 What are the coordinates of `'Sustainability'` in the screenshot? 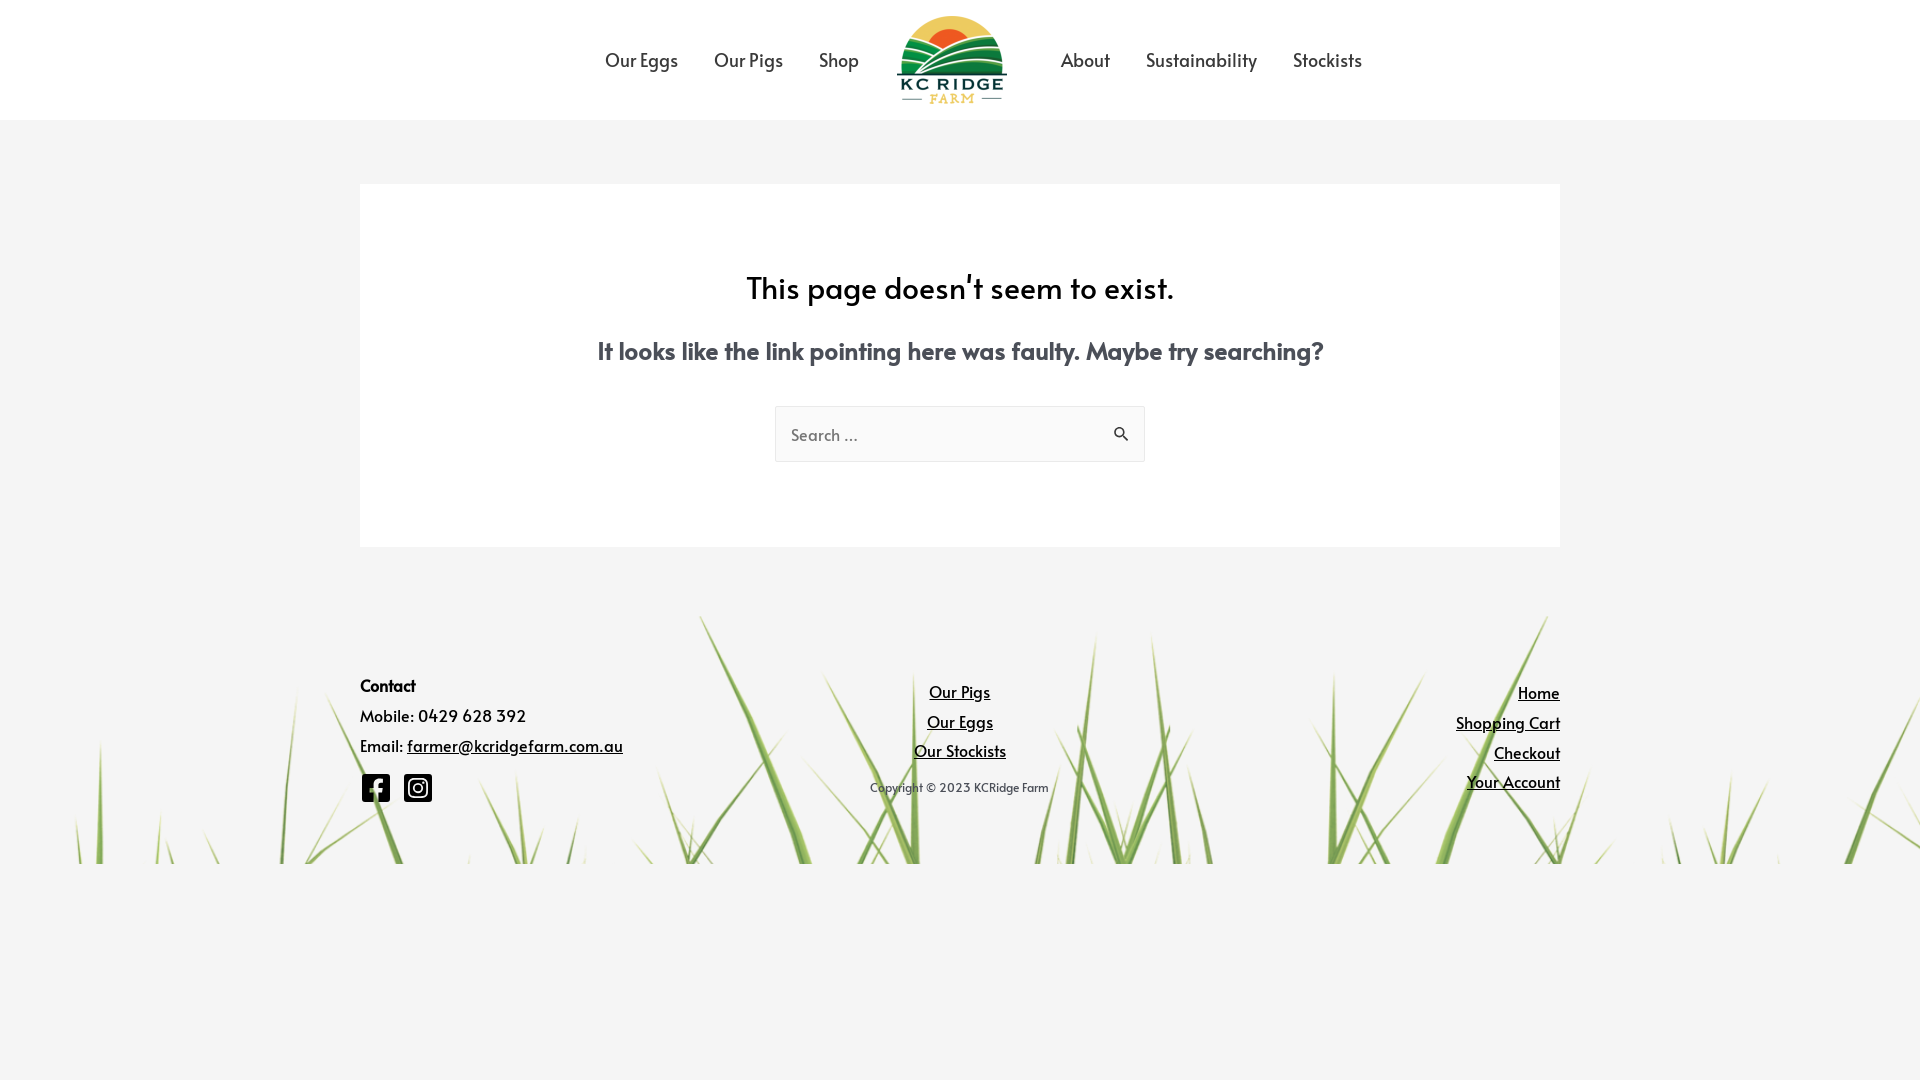 It's located at (1200, 59).